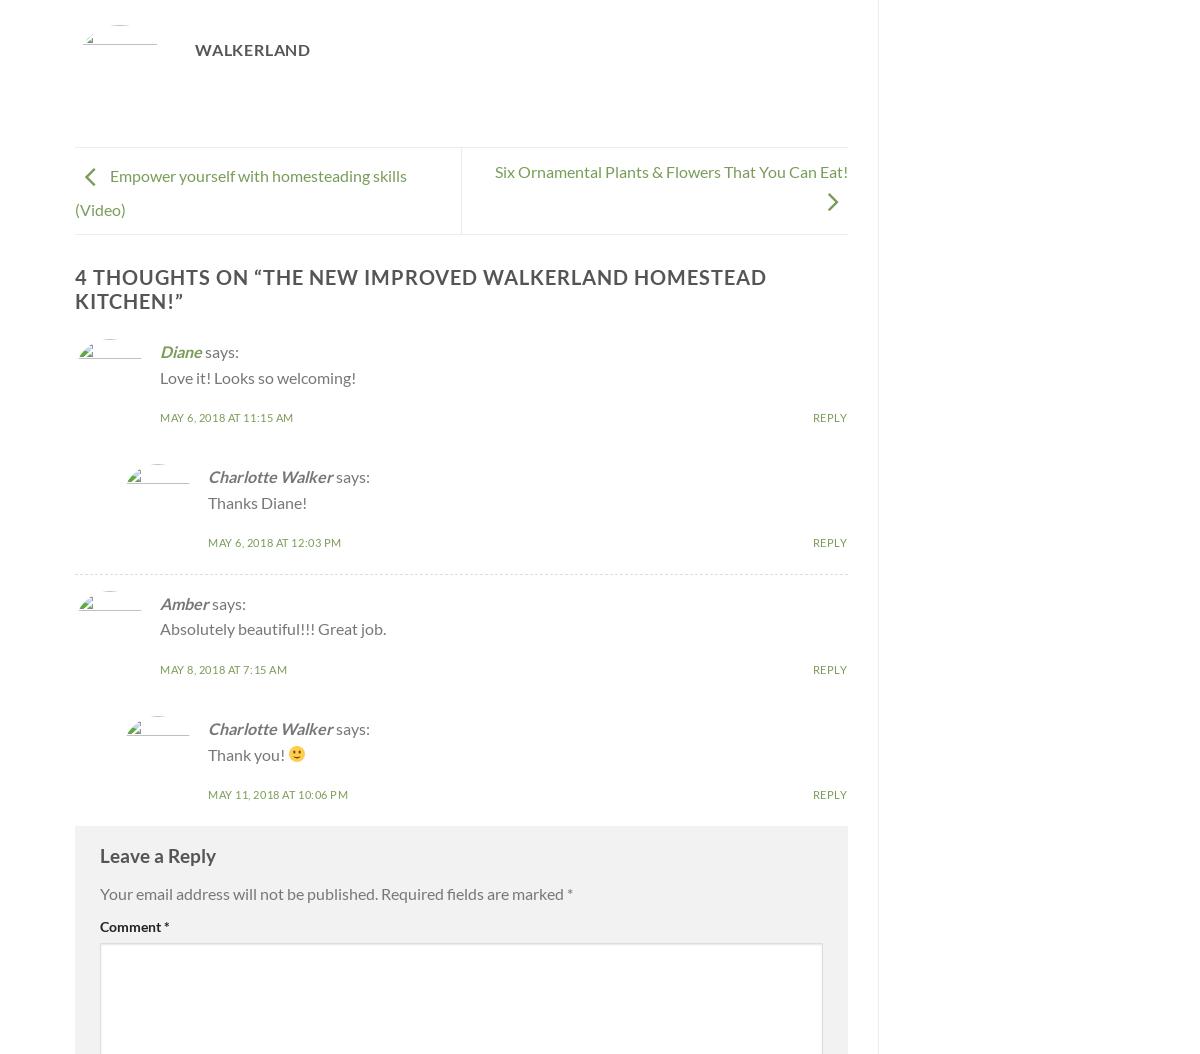 This screenshot has height=1054, width=1200. What do you see at coordinates (239, 191) in the screenshot?
I see `'Empower yourself with homesteading skills (Video)'` at bounding box center [239, 191].